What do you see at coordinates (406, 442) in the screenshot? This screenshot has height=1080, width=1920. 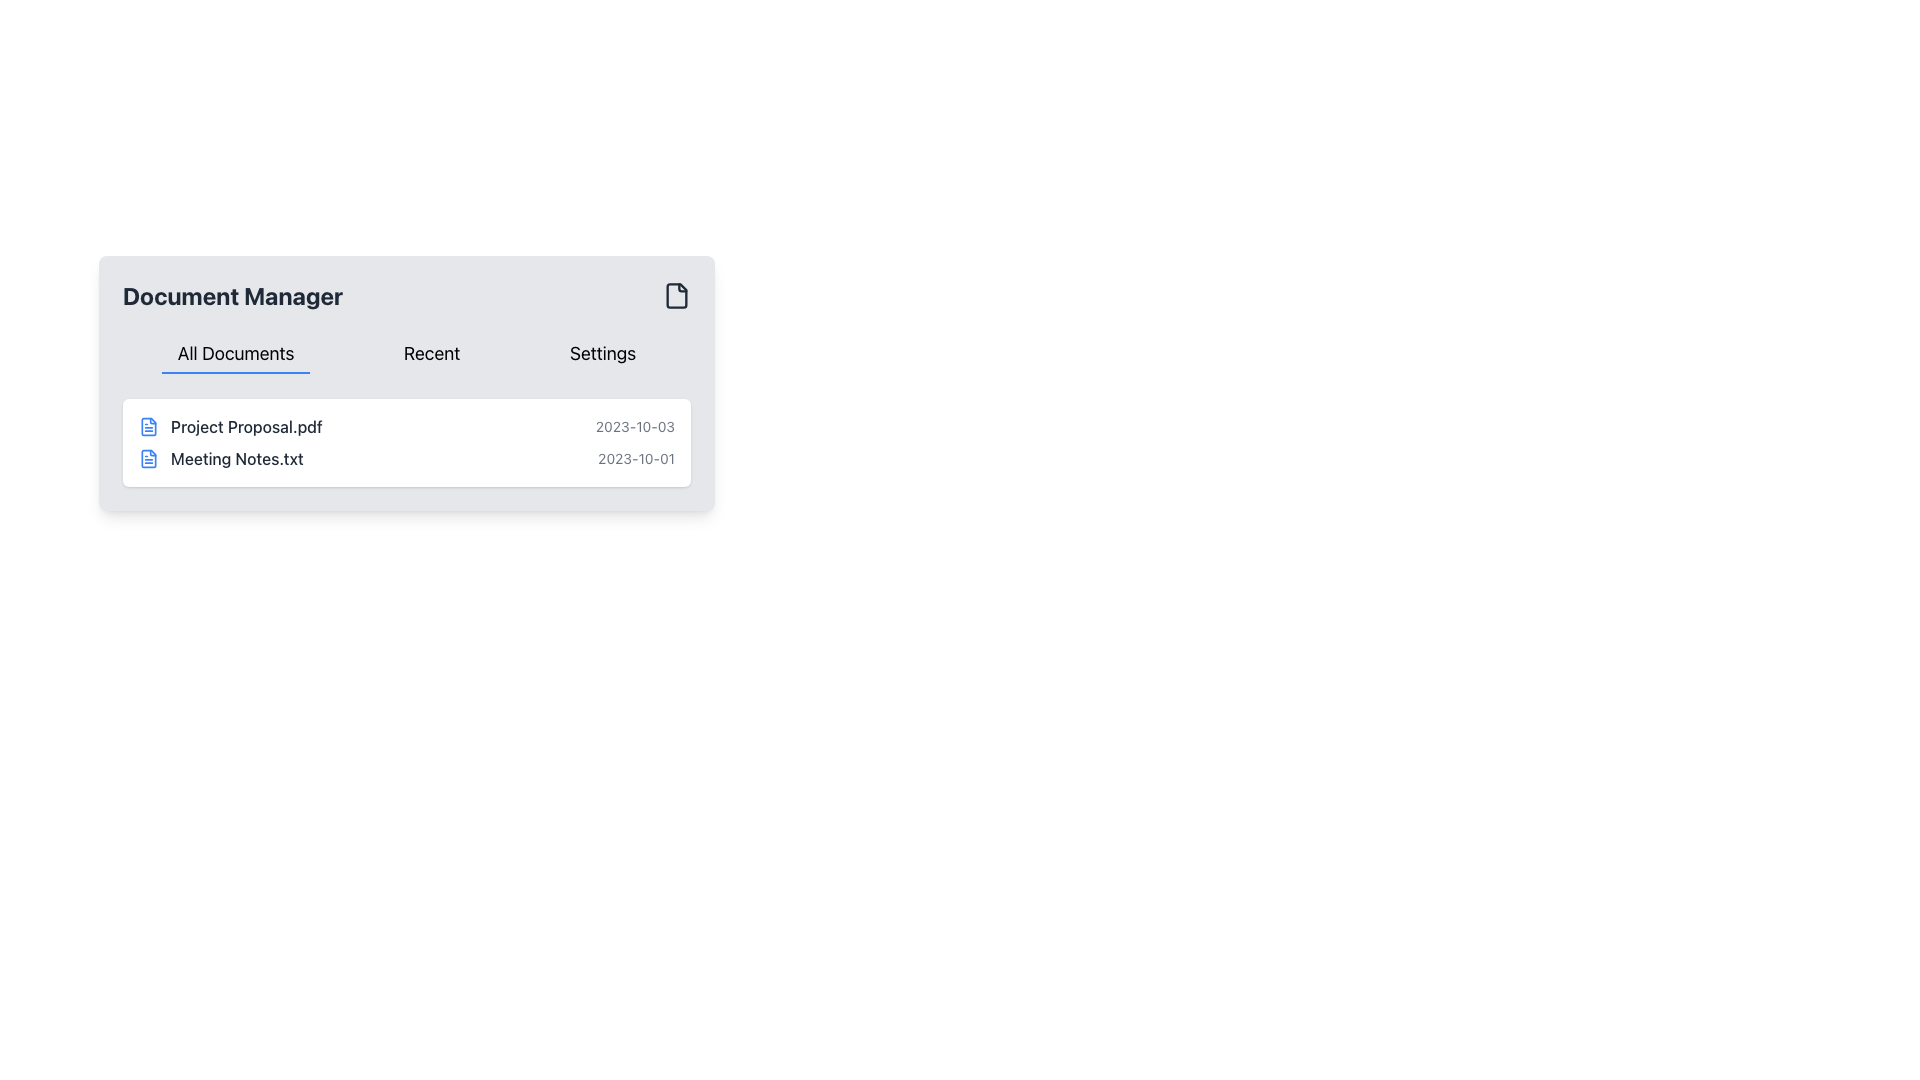 I see `the first item in the file list within the Document Manager interface` at bounding box center [406, 442].